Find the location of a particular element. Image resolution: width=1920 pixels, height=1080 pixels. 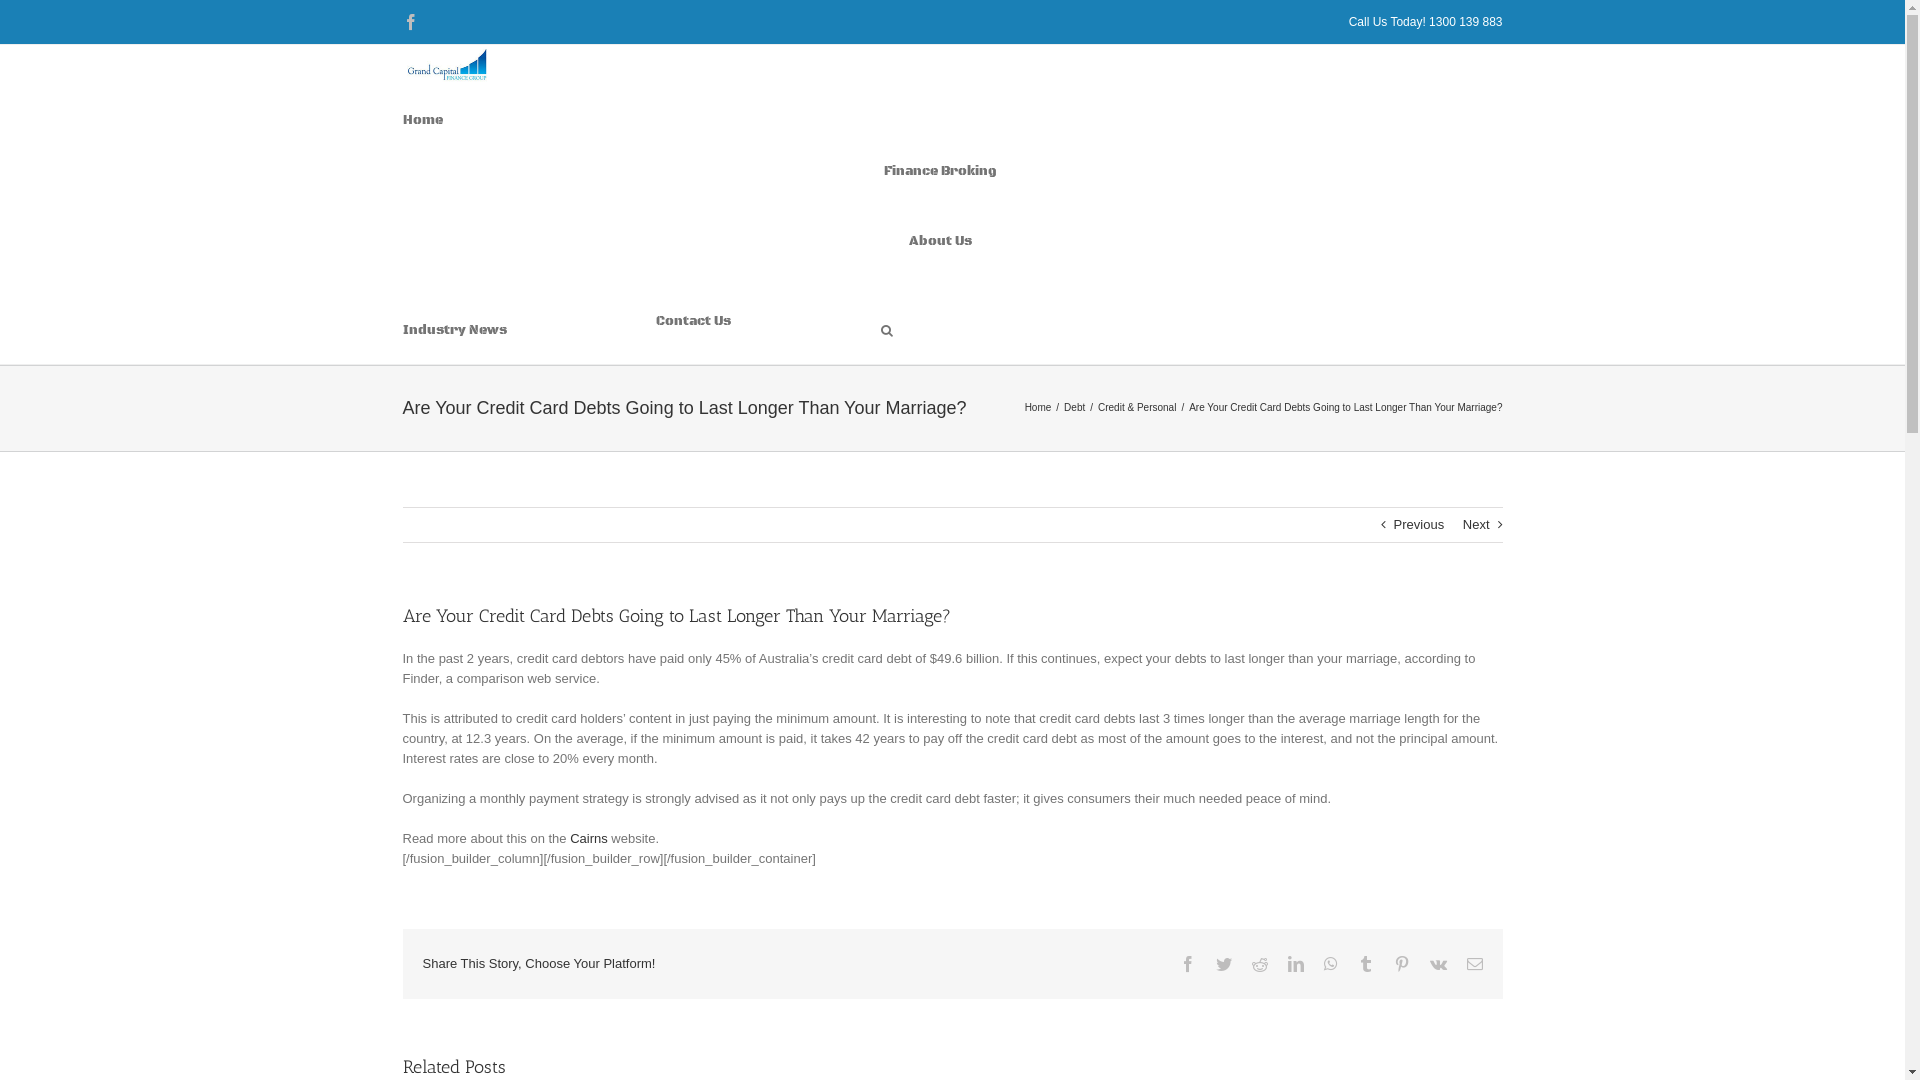

'Previous' is located at coordinates (1418, 523).